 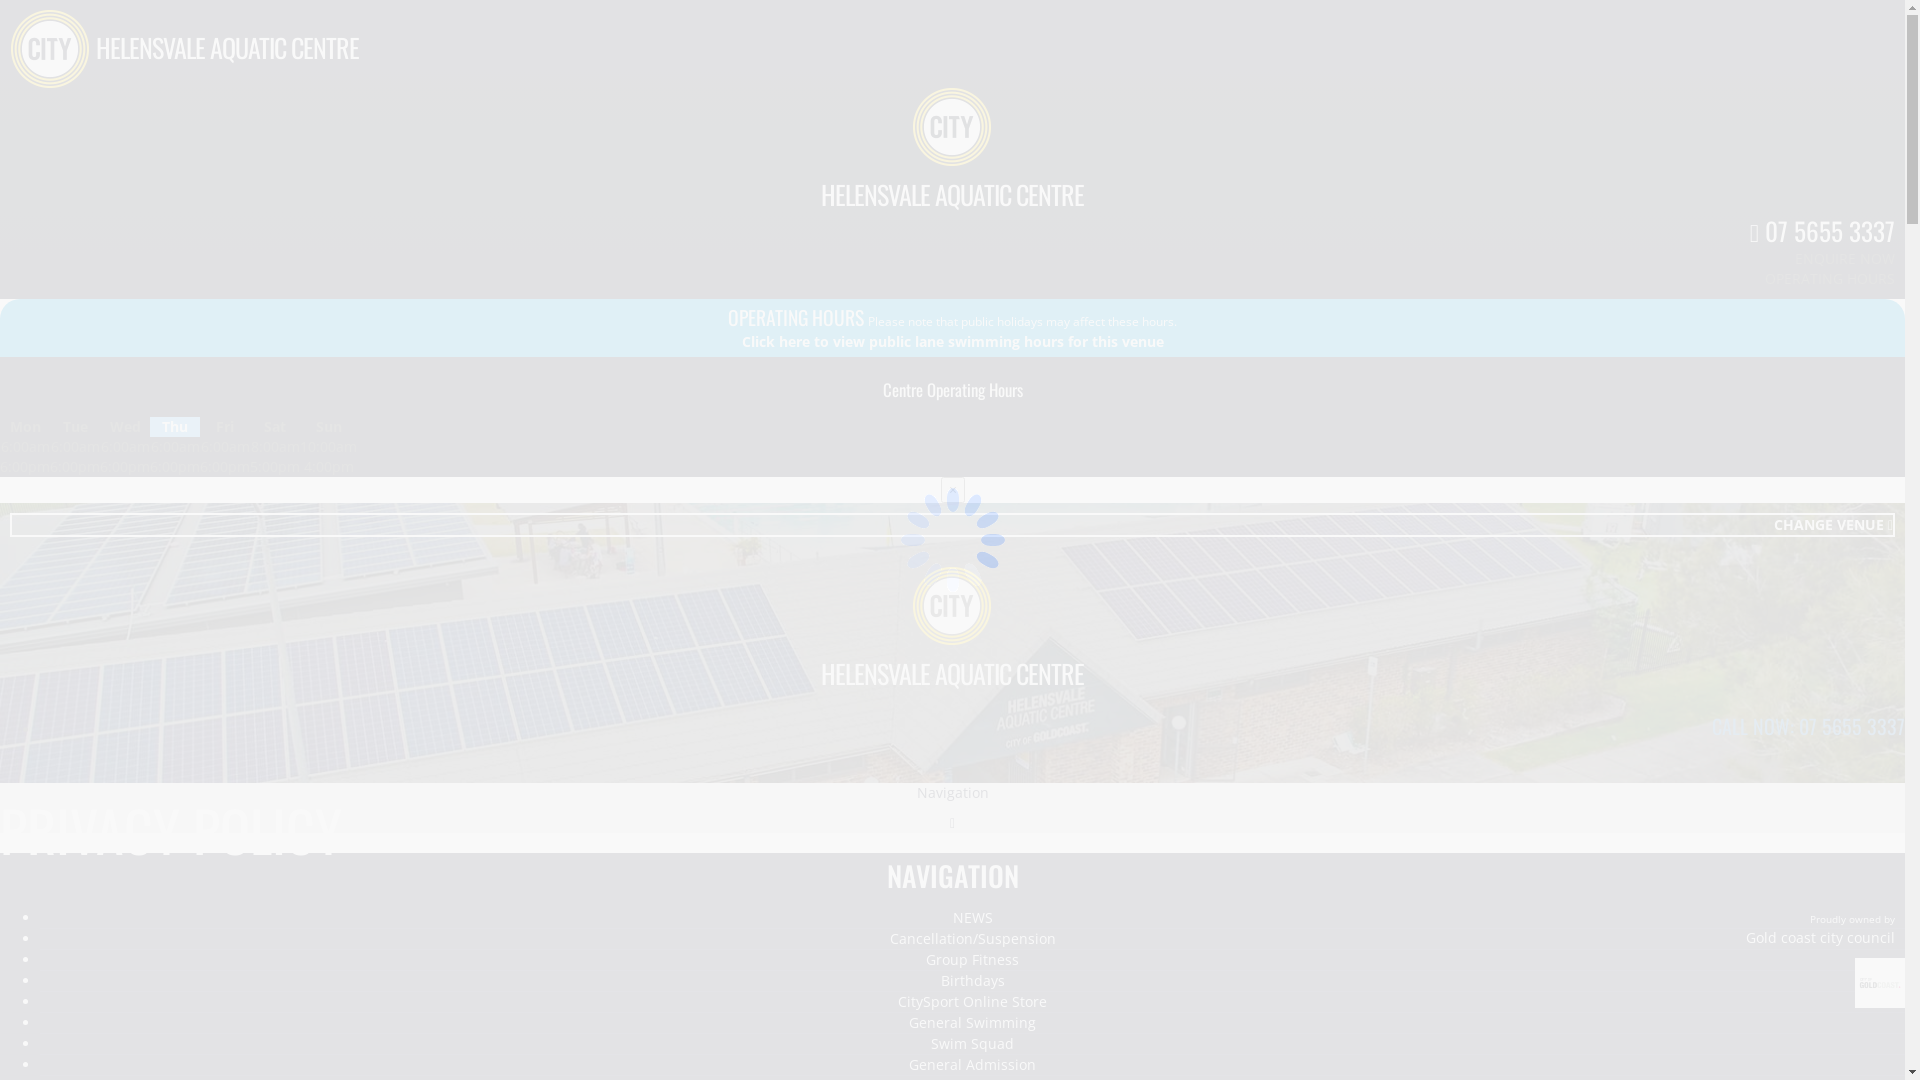 I want to click on 'CALL NOW: 07 5655 3337', so click(x=1808, y=725).